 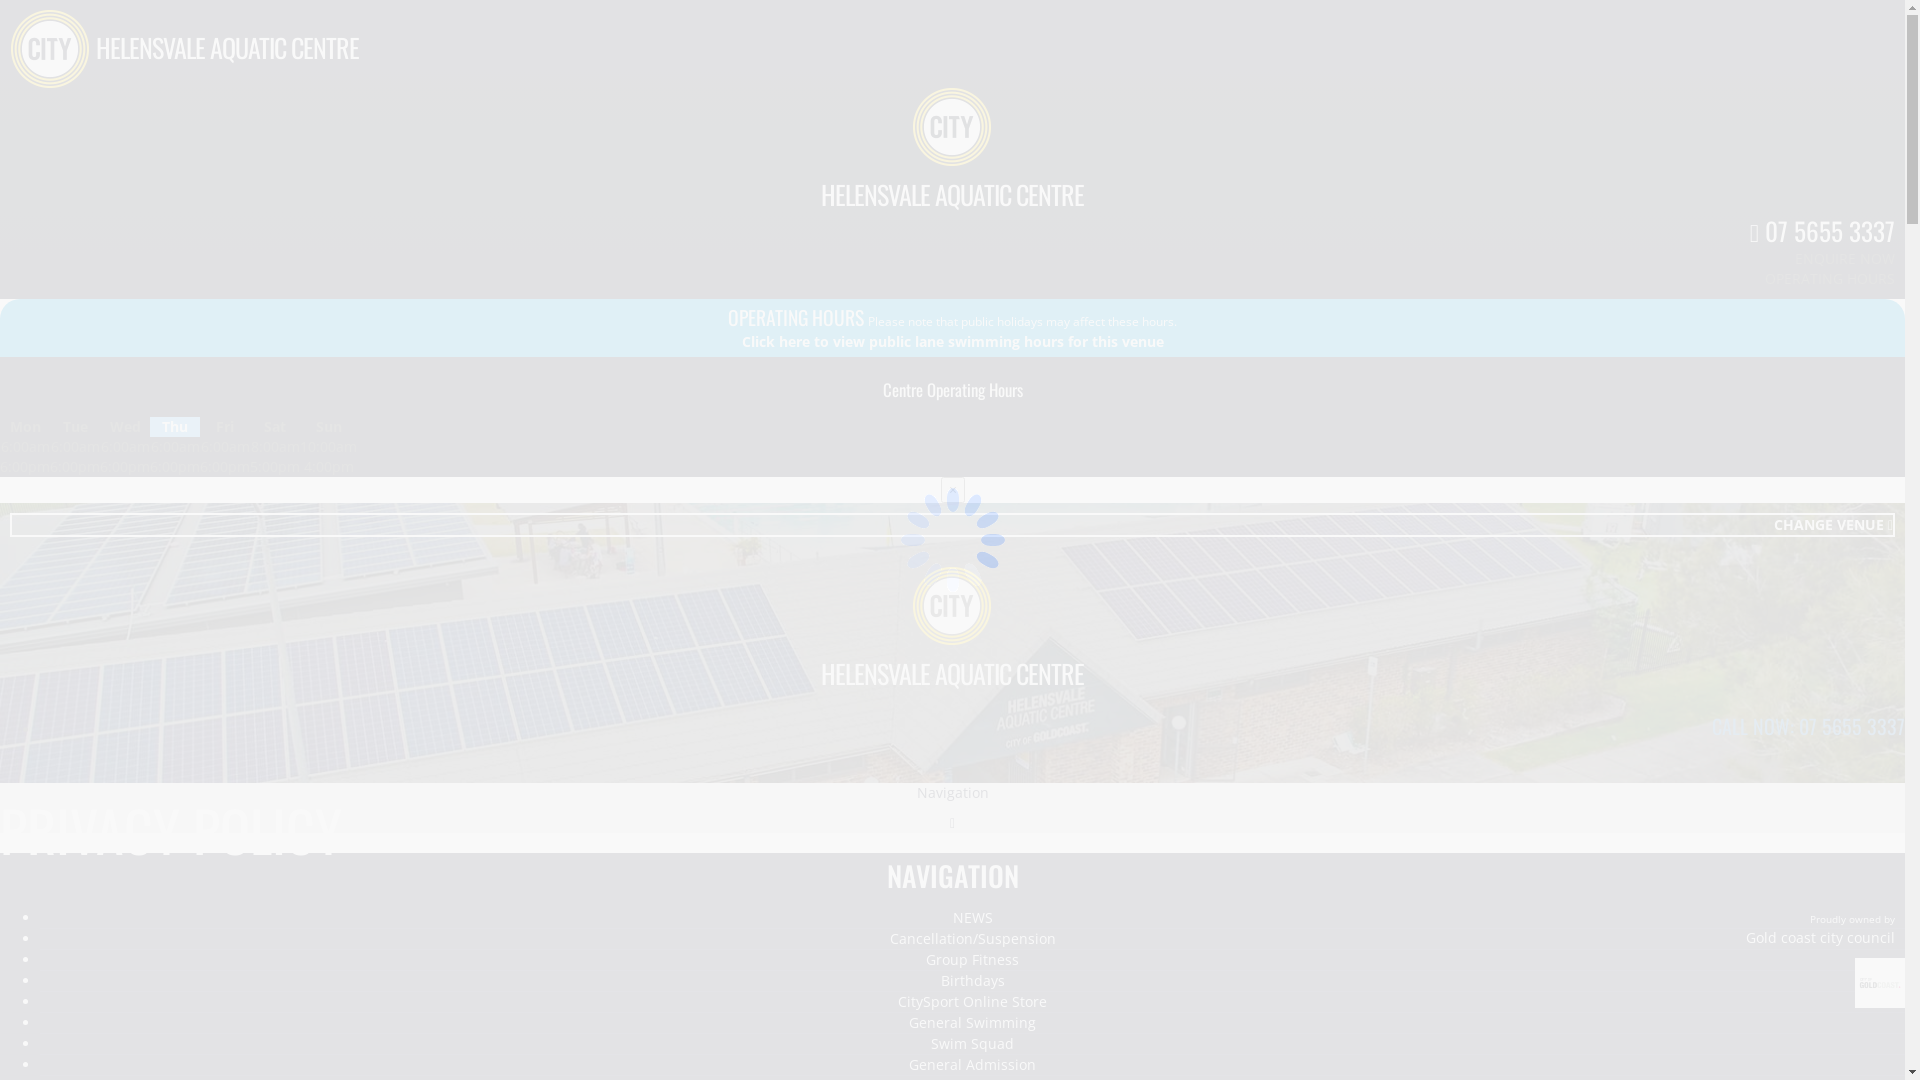 I want to click on 'CALL NOW: 07 5655 3337', so click(x=1808, y=725).